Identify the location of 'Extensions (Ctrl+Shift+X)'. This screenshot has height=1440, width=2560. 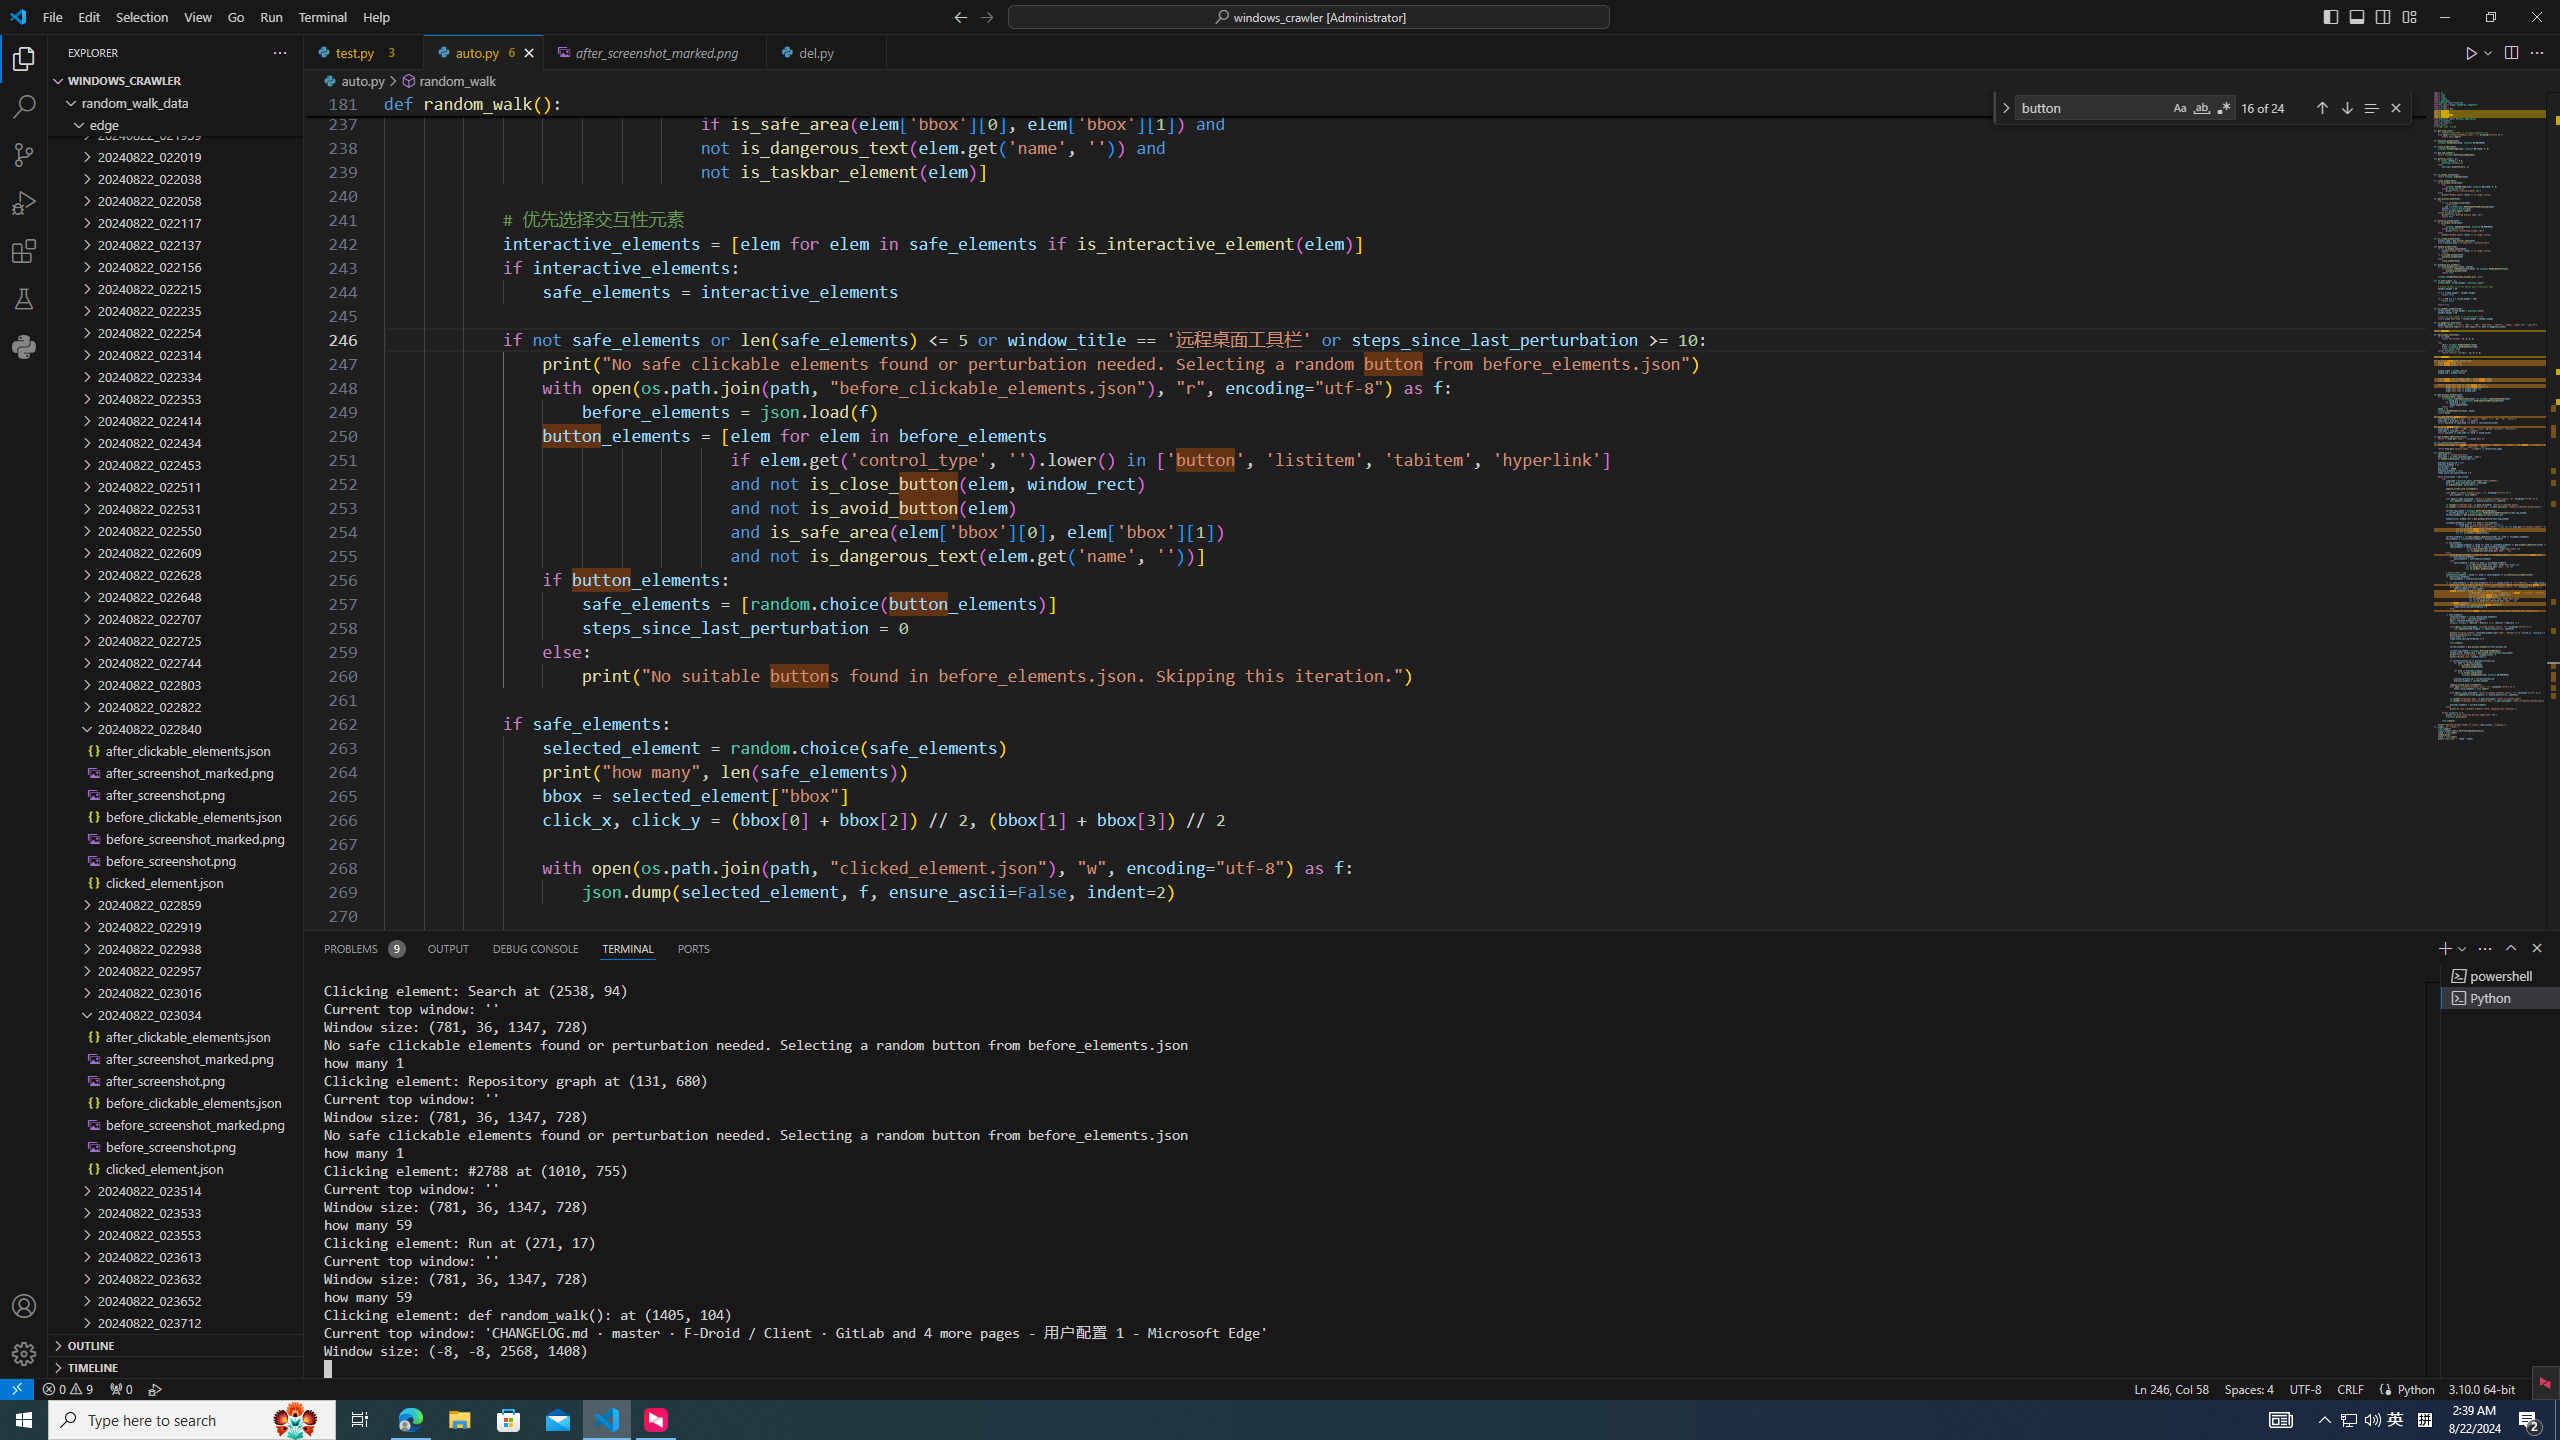
(24, 250).